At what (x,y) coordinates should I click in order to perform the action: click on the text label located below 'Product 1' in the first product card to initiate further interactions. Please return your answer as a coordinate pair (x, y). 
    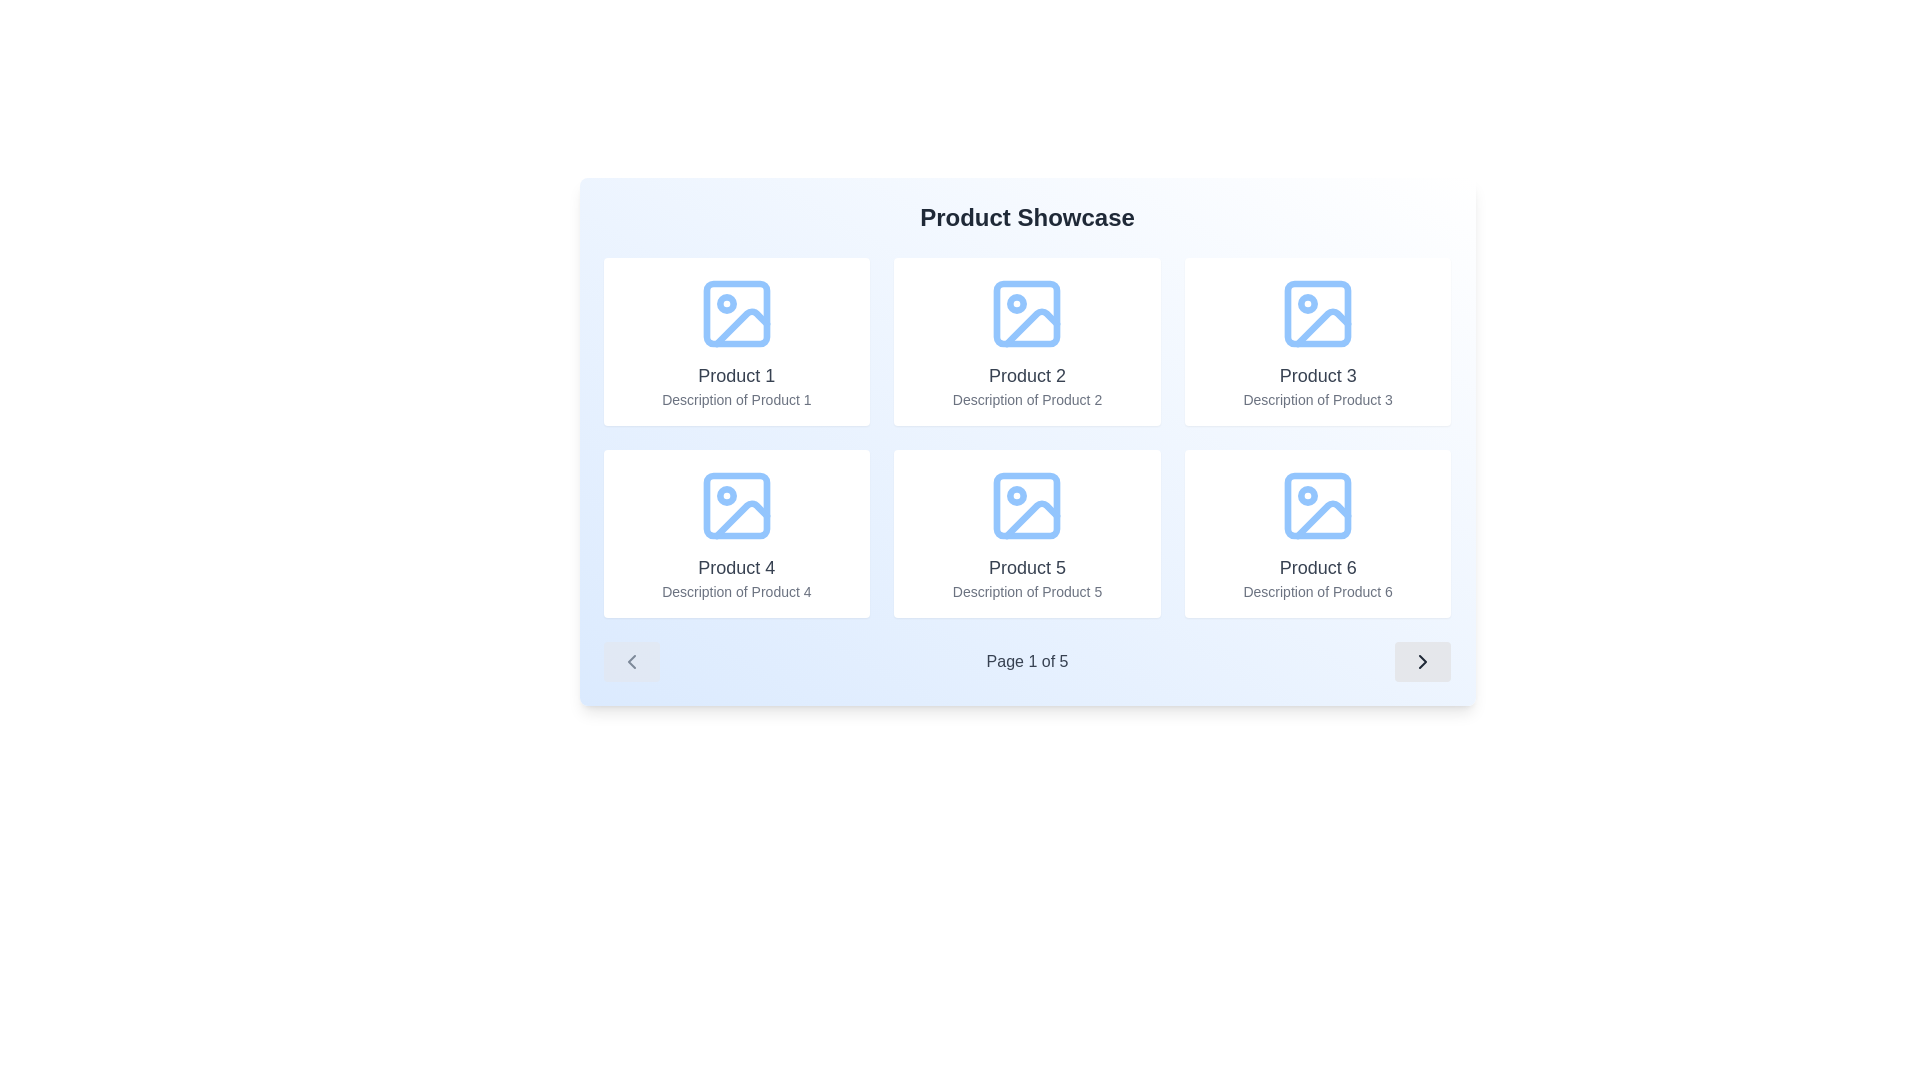
    Looking at the image, I should click on (735, 400).